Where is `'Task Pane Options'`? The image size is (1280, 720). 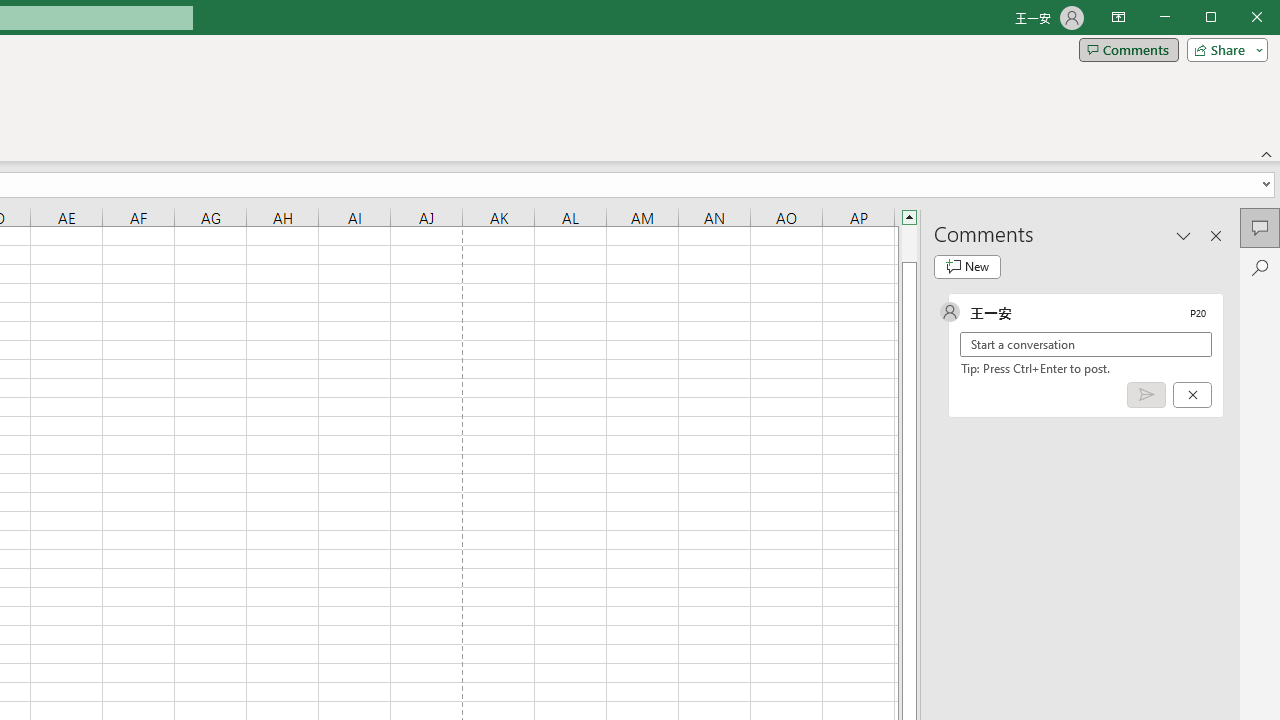 'Task Pane Options' is located at coordinates (1184, 234).